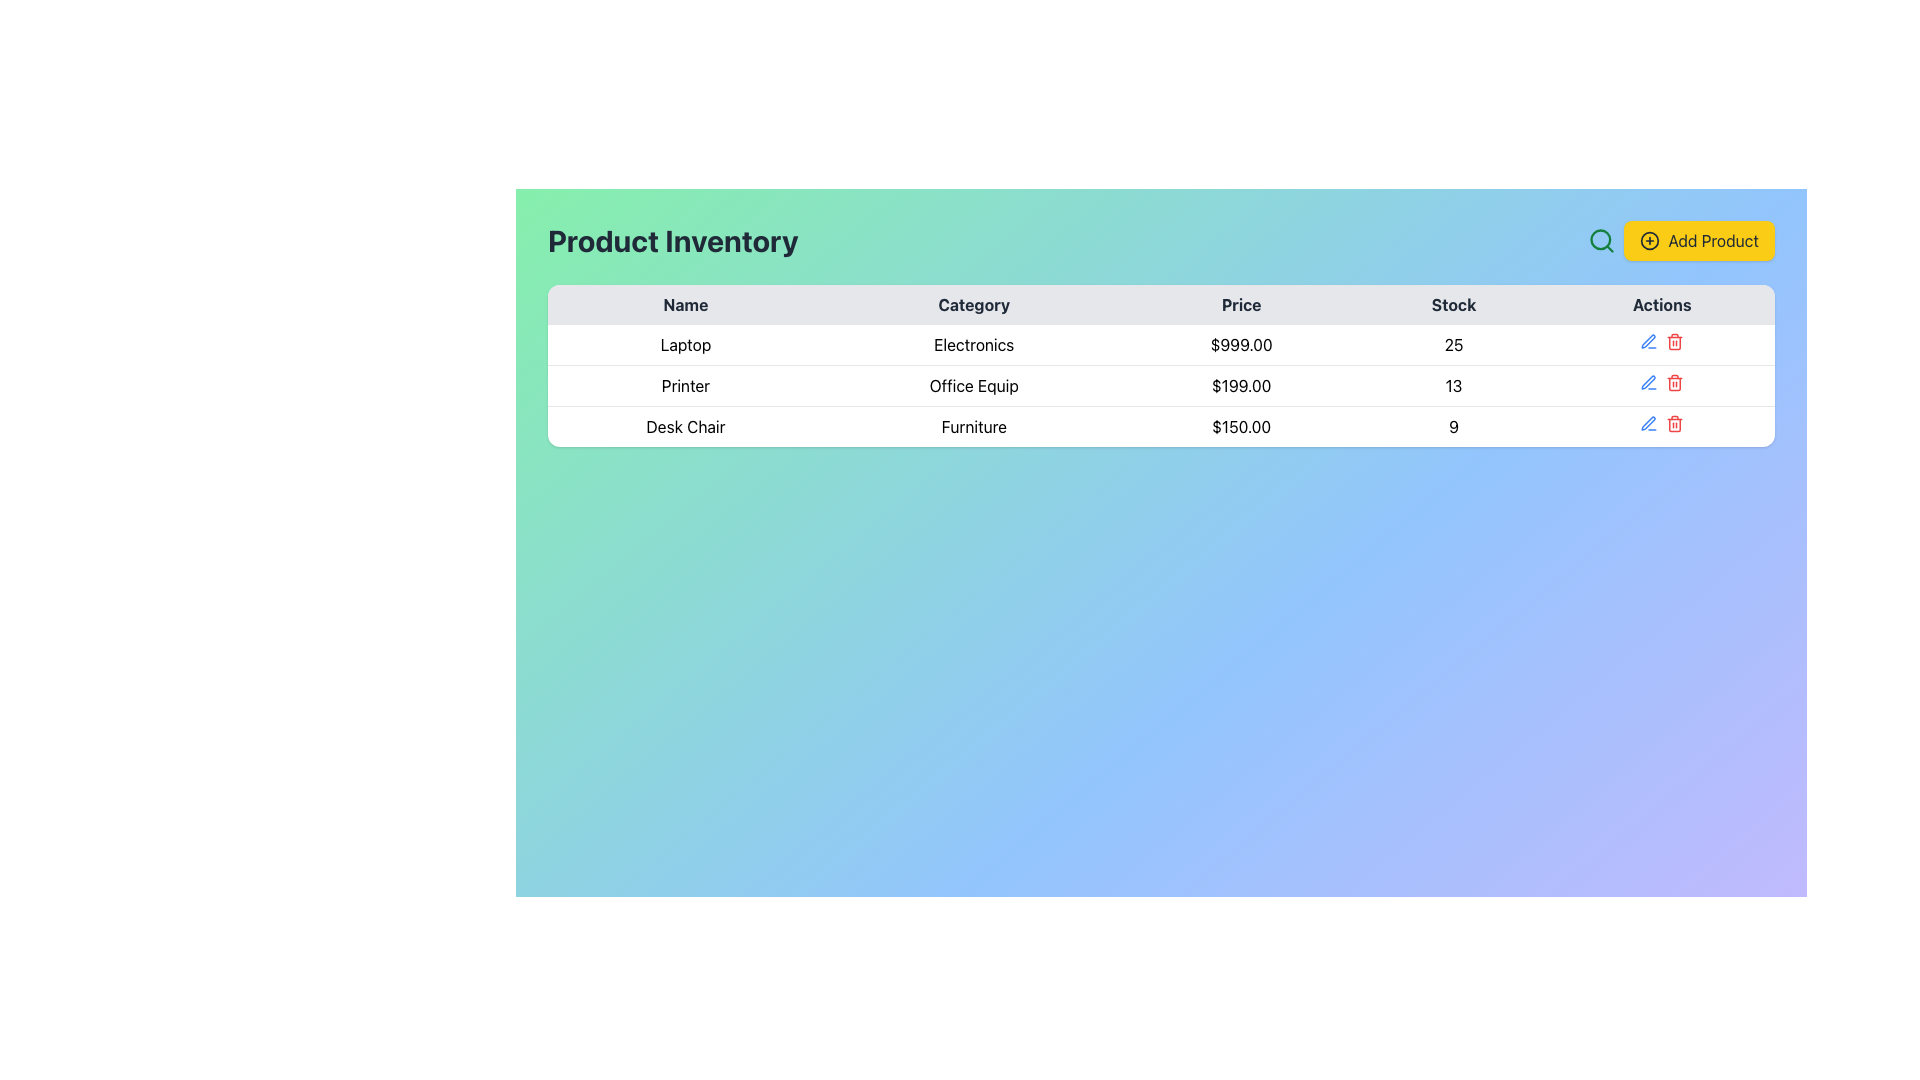  I want to click on the text element displaying the name 'Printer' in the inventory table, located in the second row under the 'Name' column, so click(685, 385).